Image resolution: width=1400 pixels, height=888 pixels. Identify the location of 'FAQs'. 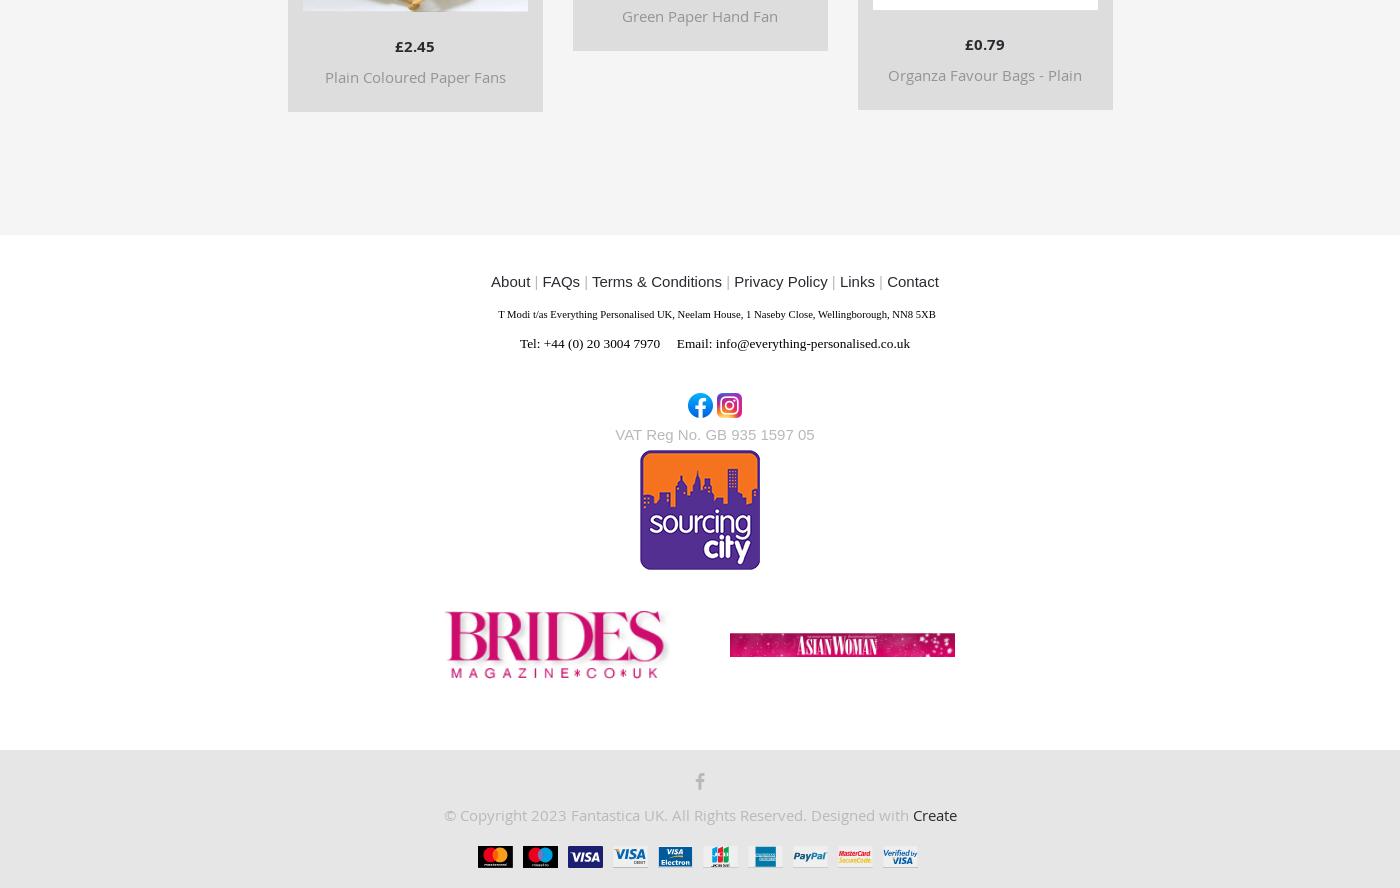
(560, 280).